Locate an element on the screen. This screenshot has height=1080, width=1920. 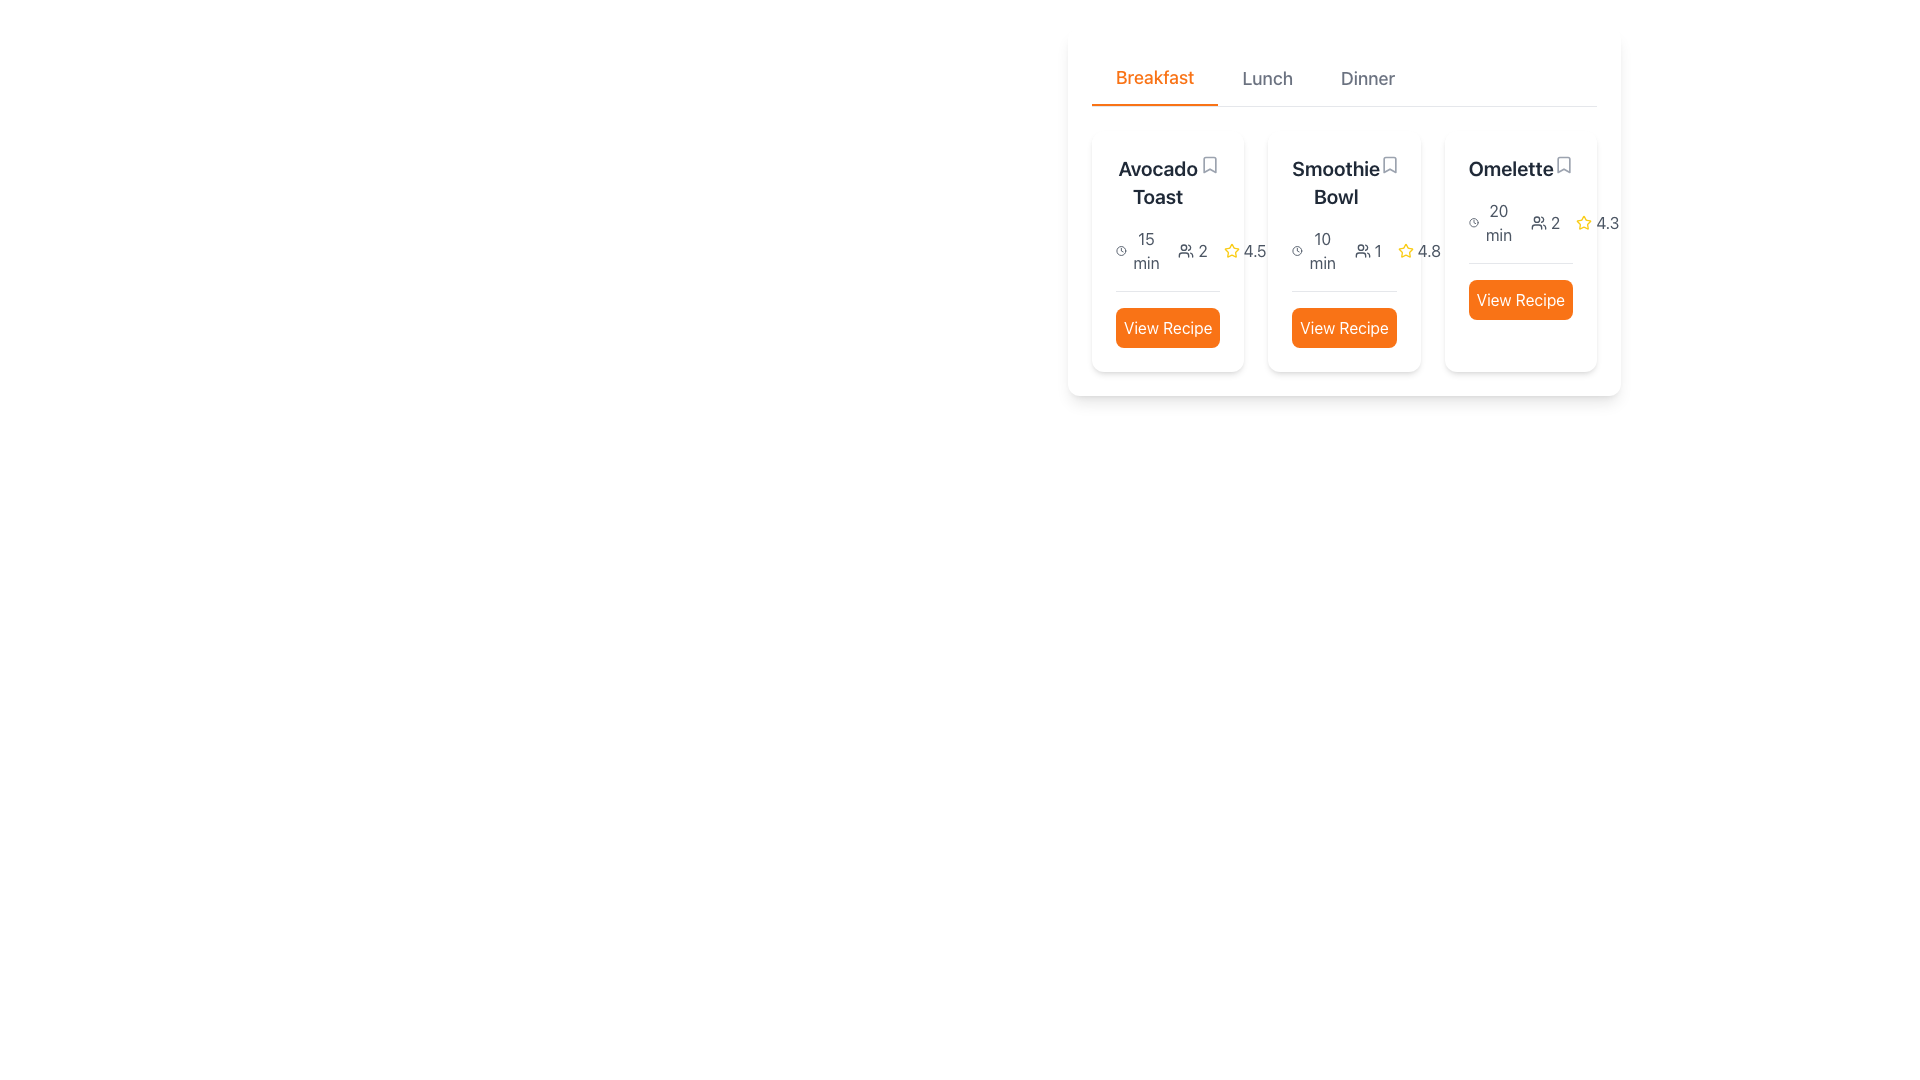
the second button in the horizontal layout of recipe cards to change its background color to a darker shade is located at coordinates (1344, 326).